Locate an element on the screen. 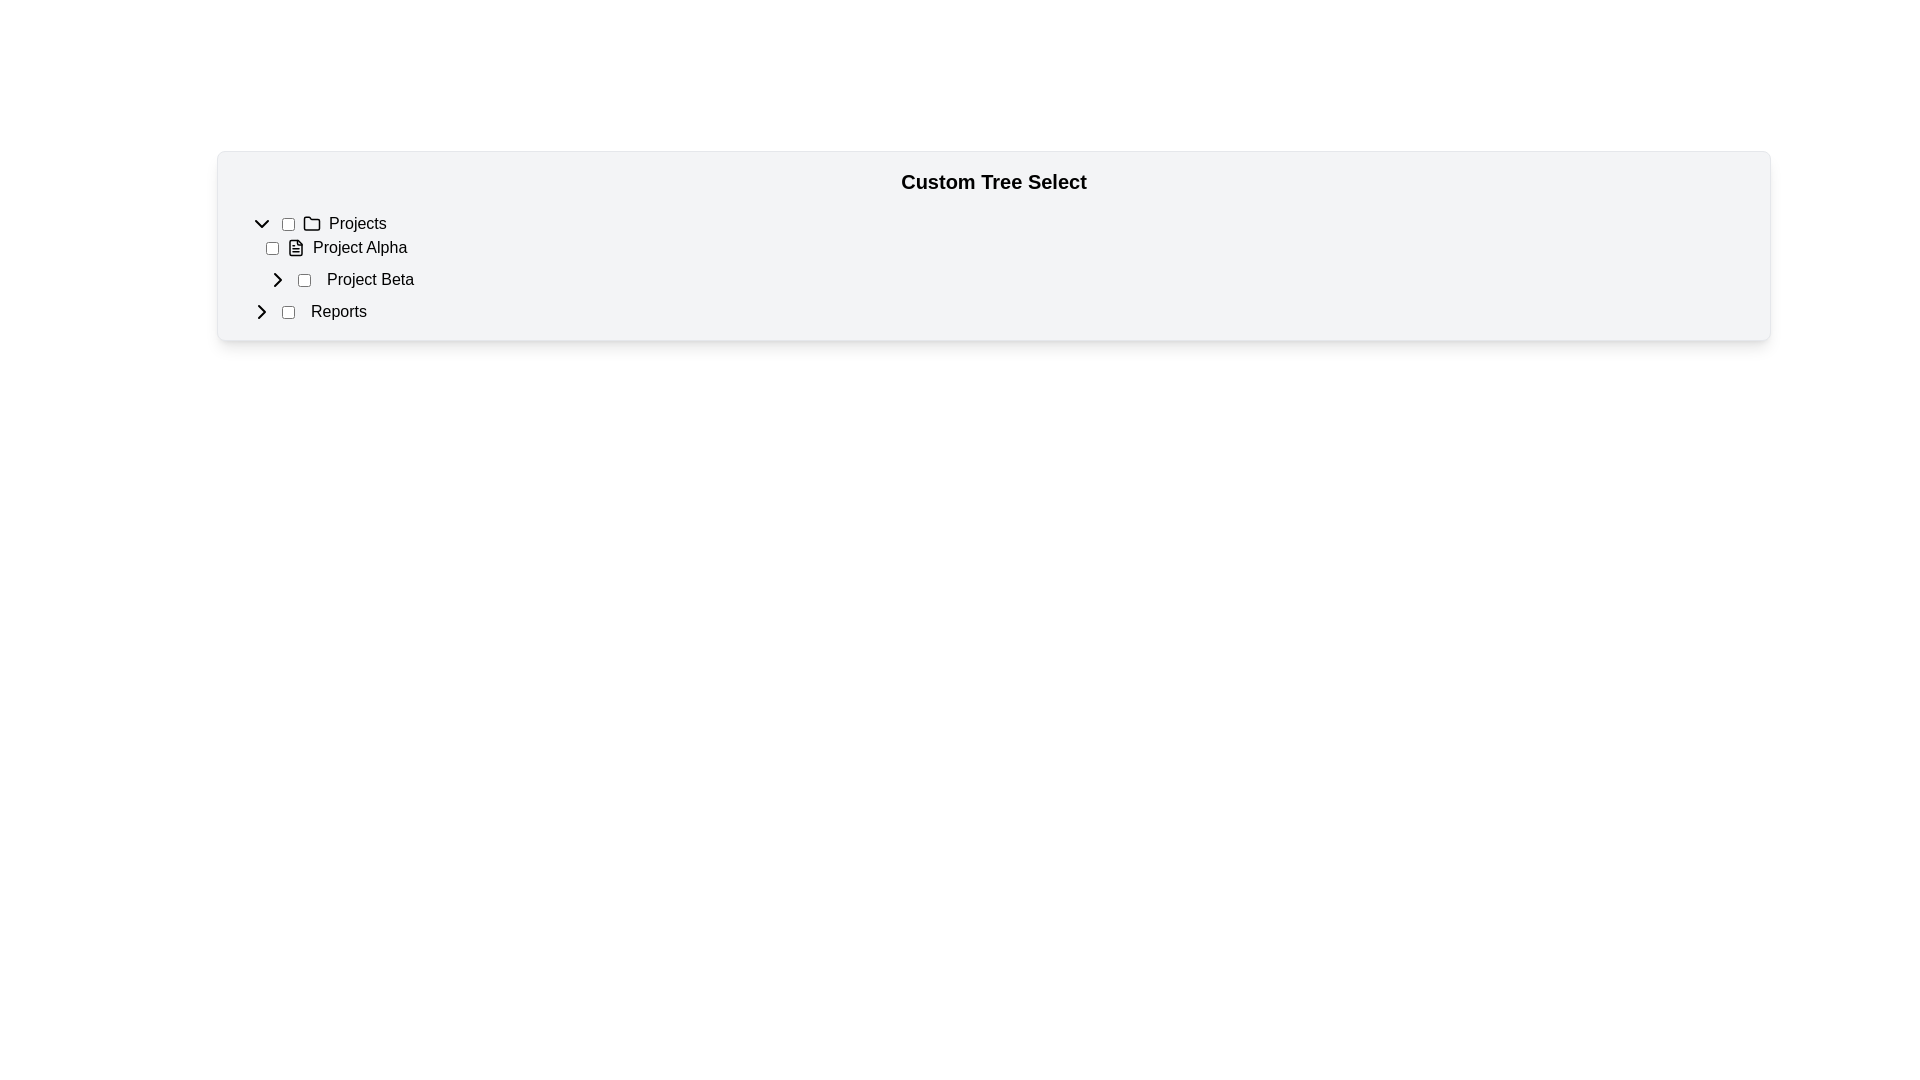 The image size is (1920, 1080). the expandable or collapsible button located to the left of the 'Reports' label in the hierarchical tree display is located at coordinates (261, 312).